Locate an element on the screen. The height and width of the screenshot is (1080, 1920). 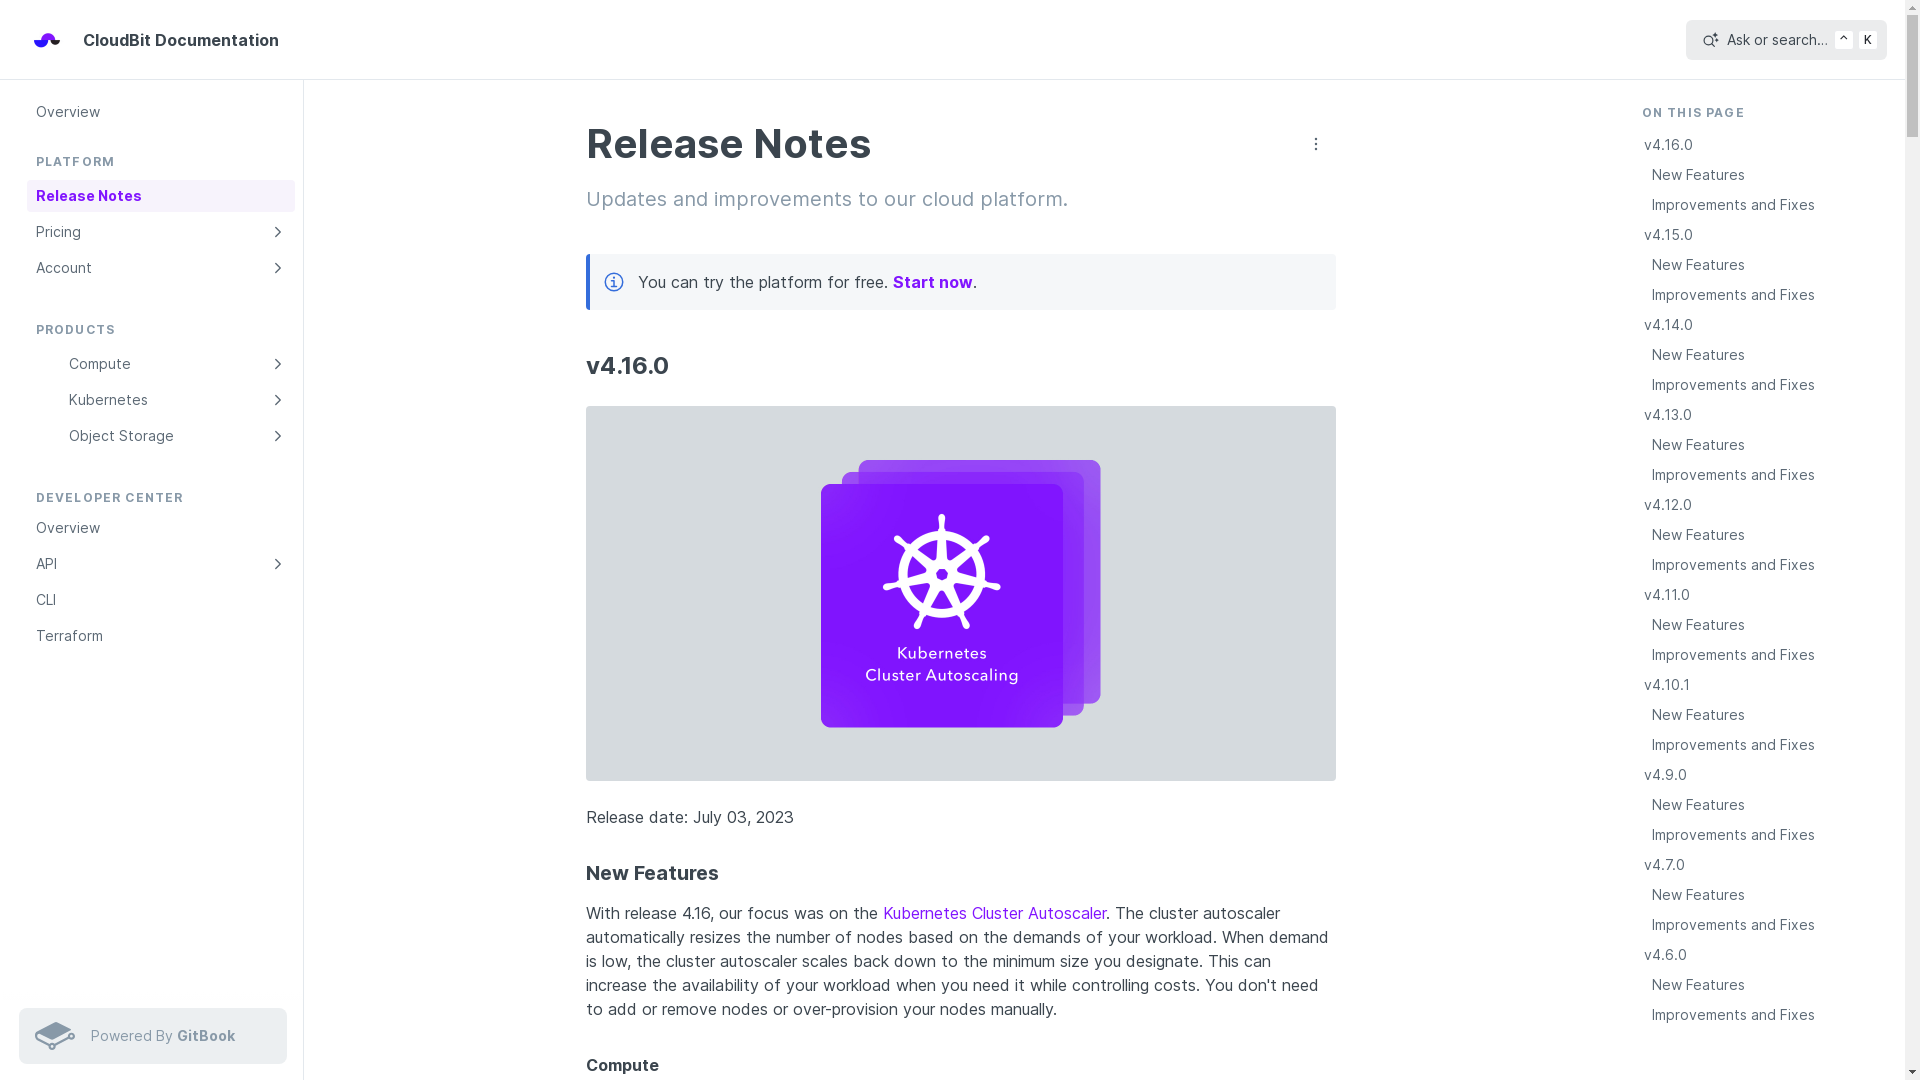
'Kubernetes Cluster Autoscaler' is located at coordinates (993, 913).